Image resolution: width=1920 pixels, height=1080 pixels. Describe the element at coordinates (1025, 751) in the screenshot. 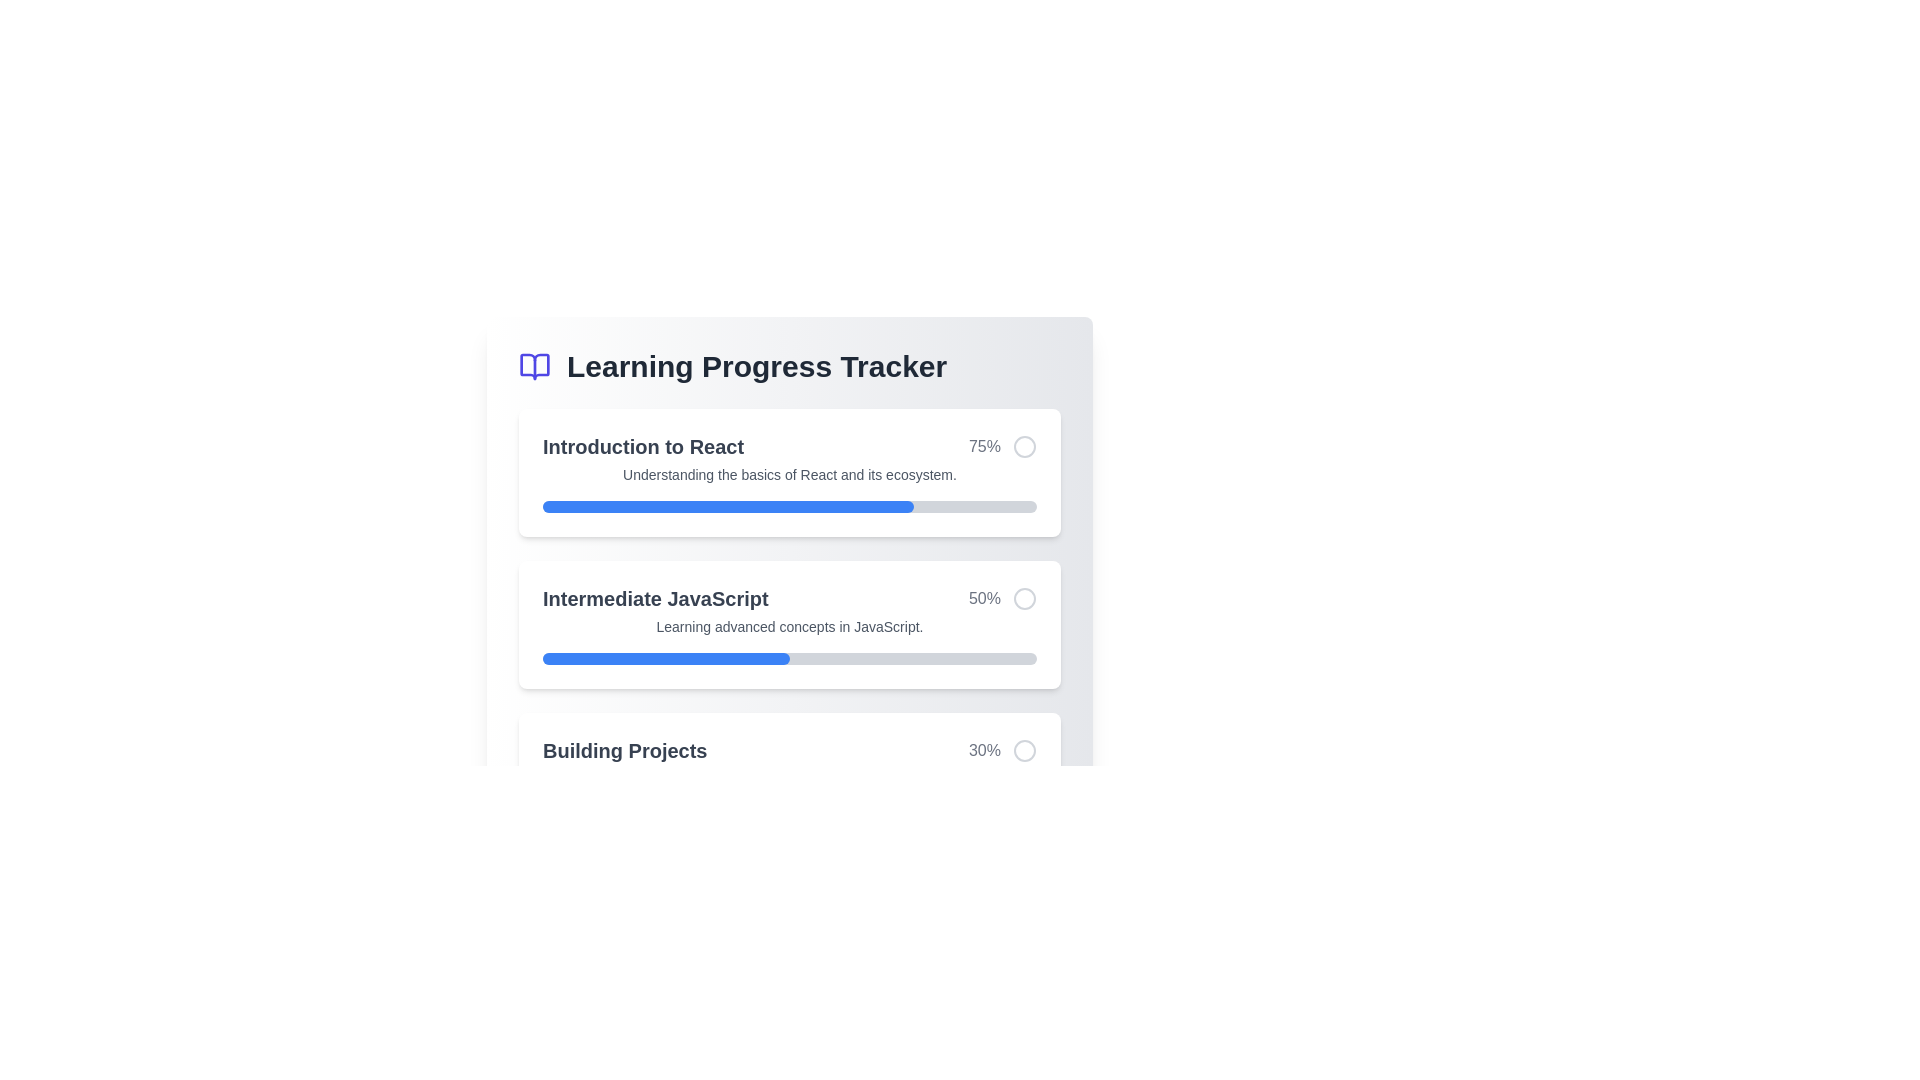

I see `the circular checkbox-like UI component located to the right of the '30%' text in the 'Building Projects' row` at that location.